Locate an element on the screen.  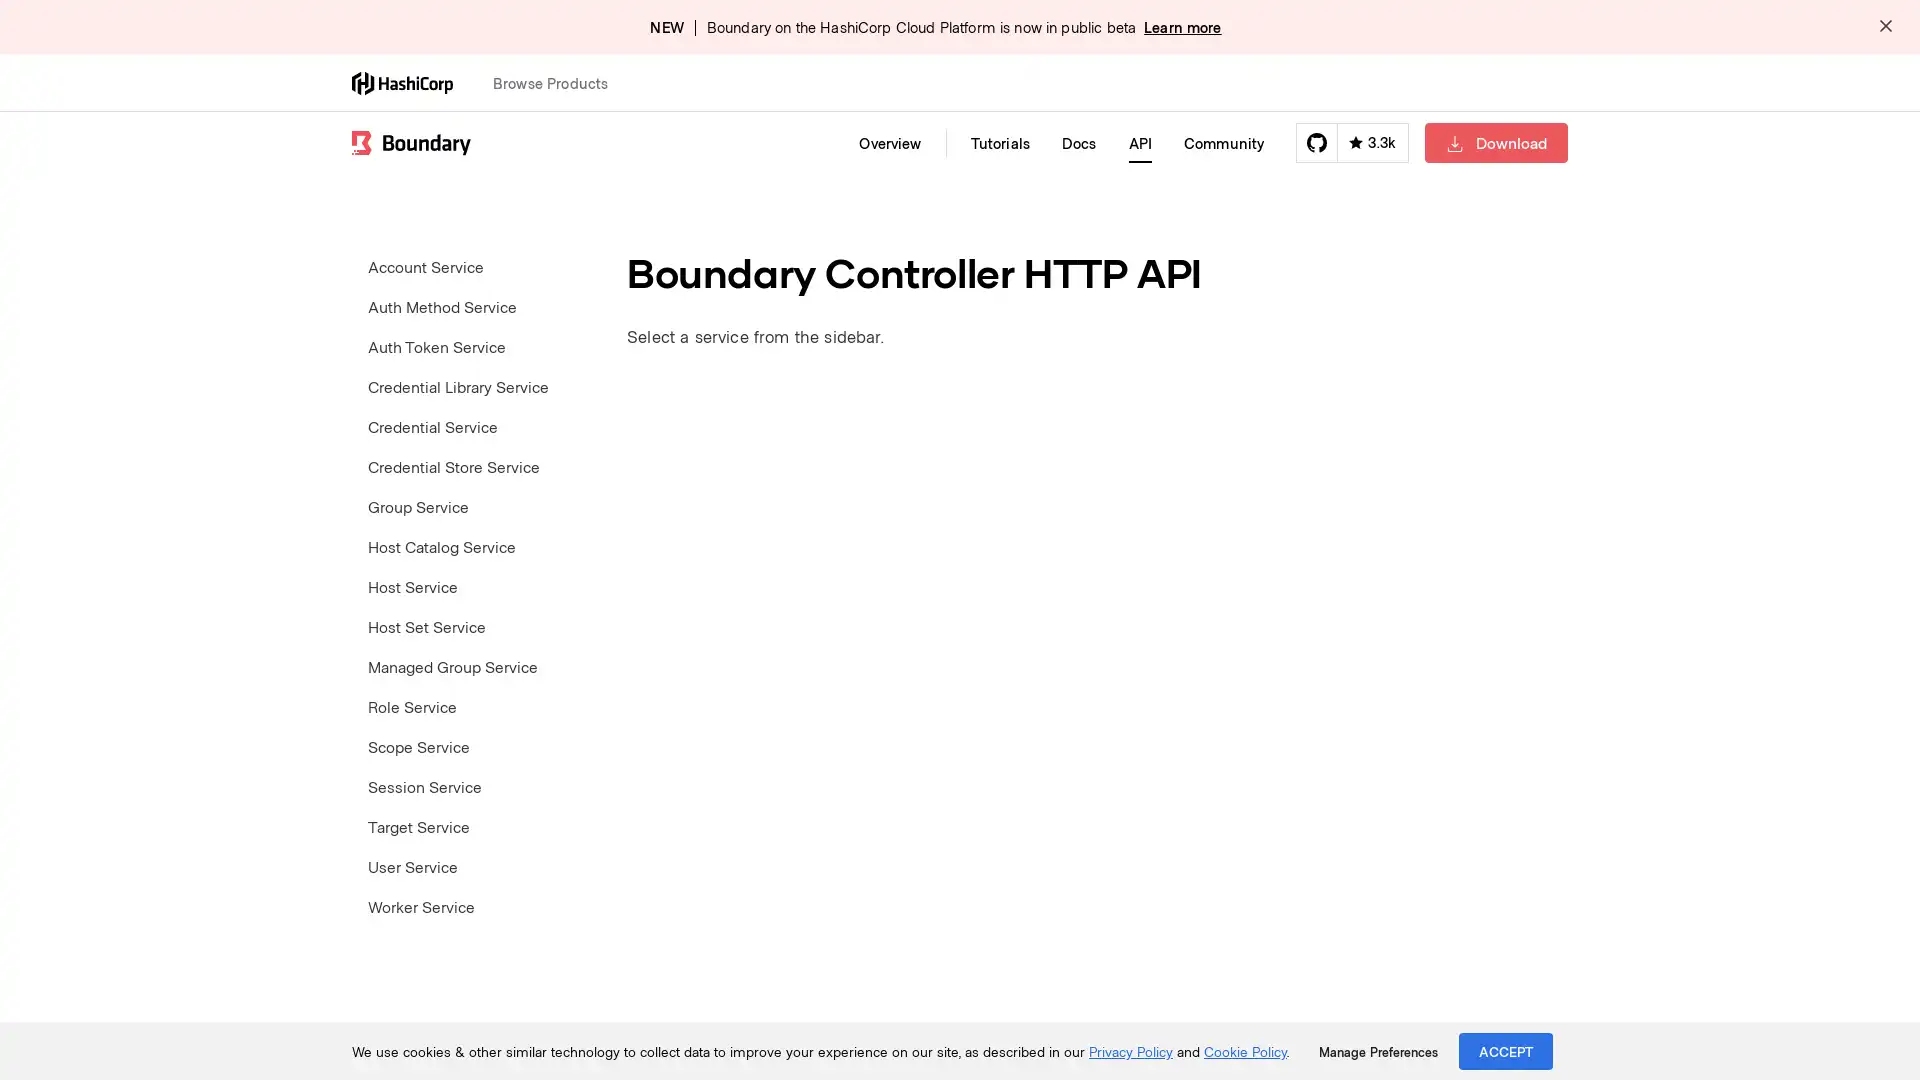
Browse Products Open this menu is located at coordinates (559, 82).